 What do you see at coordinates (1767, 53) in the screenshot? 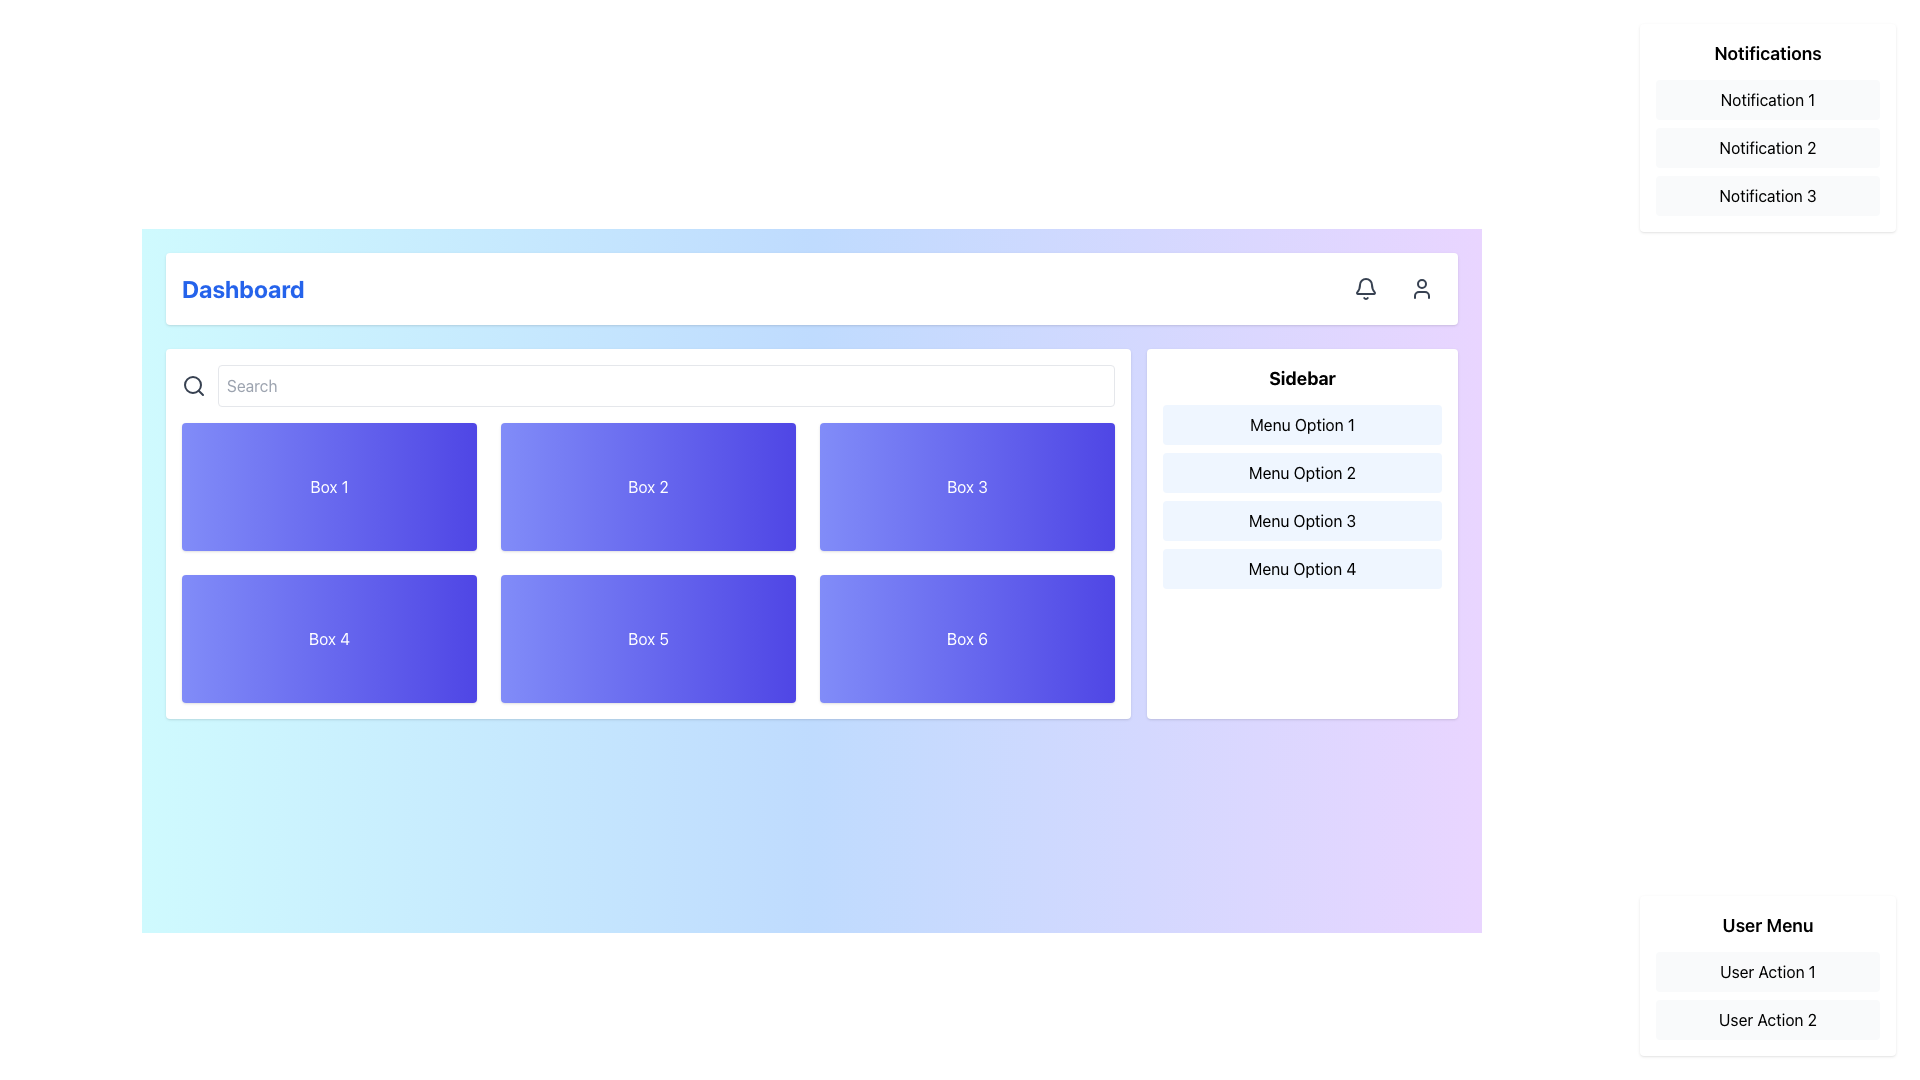
I see `the 'Notifications' text header element, which is styled as bold and serves as a section title above the notification list items` at bounding box center [1767, 53].